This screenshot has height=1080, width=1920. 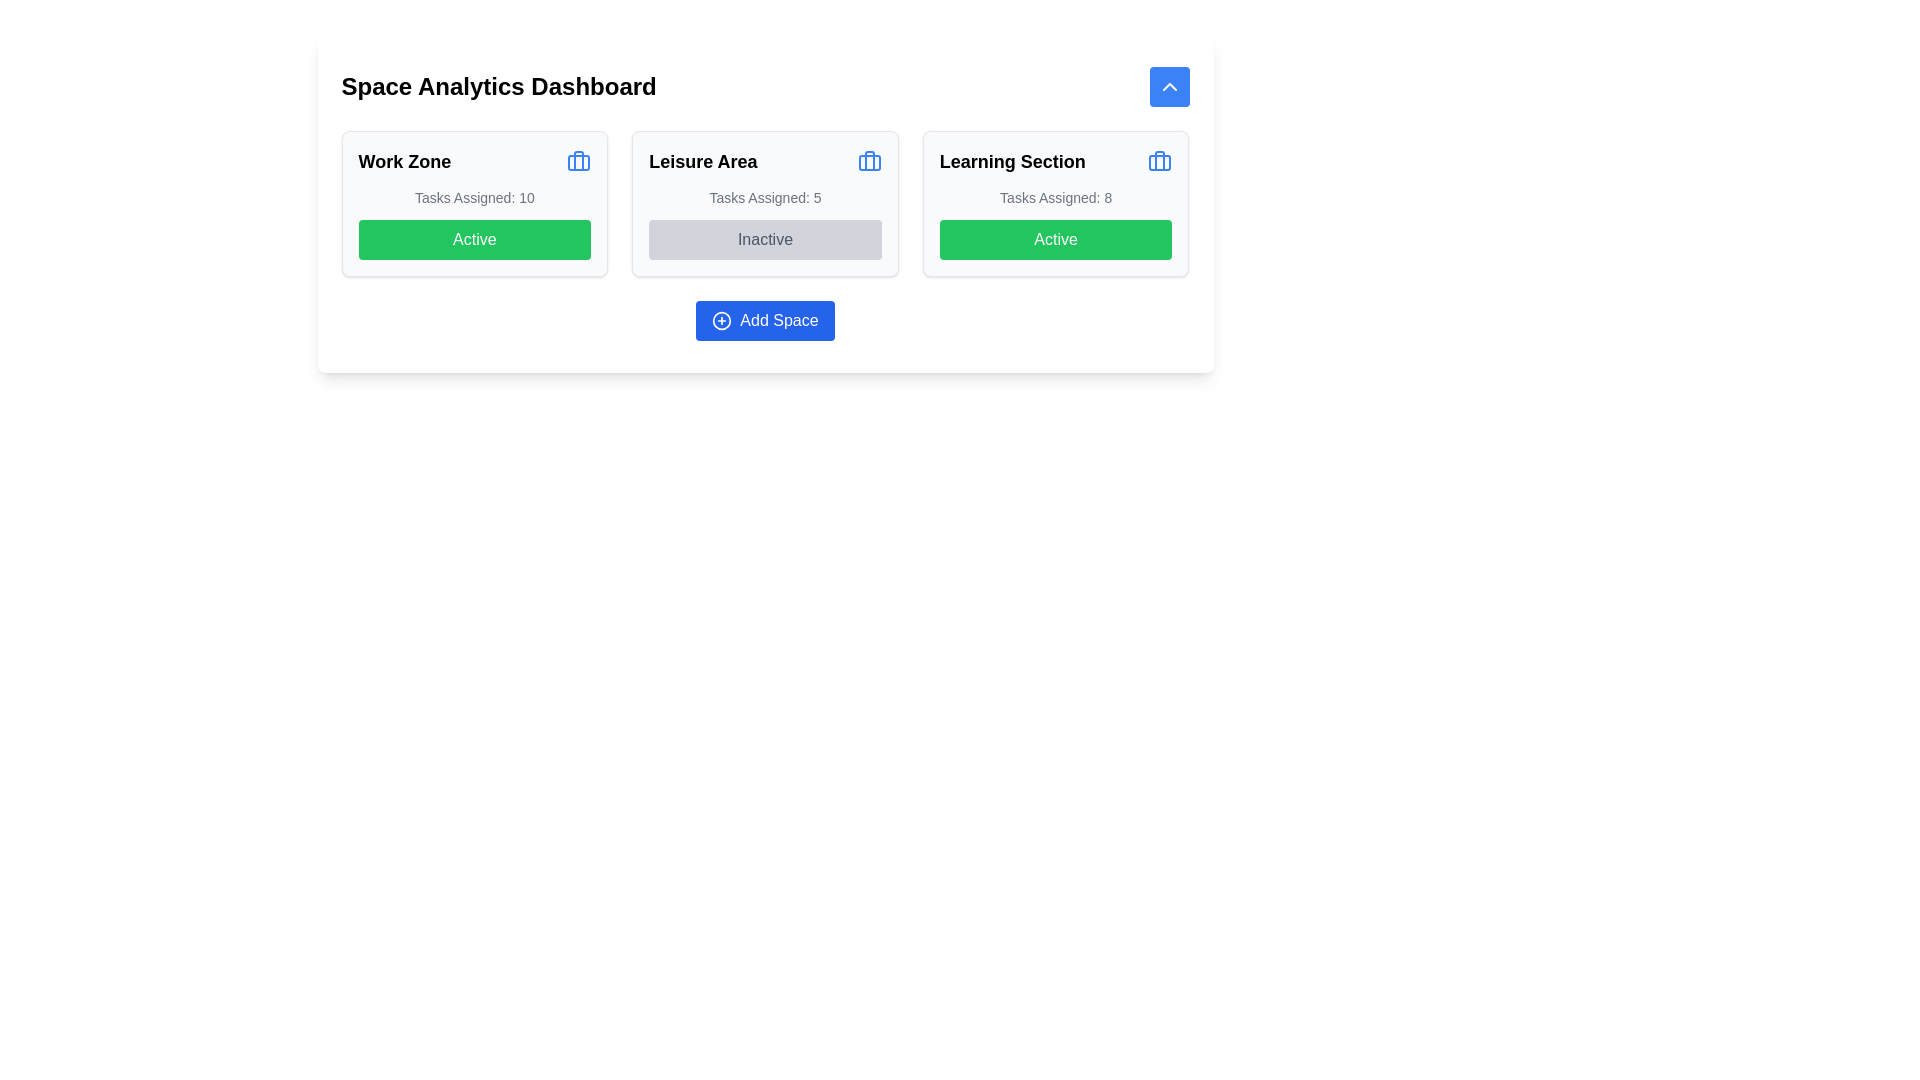 I want to click on the 'Learning Section' label with the briefcase icon, which is displayed in bold styling and positioned at the top of its card, so click(x=1055, y=161).